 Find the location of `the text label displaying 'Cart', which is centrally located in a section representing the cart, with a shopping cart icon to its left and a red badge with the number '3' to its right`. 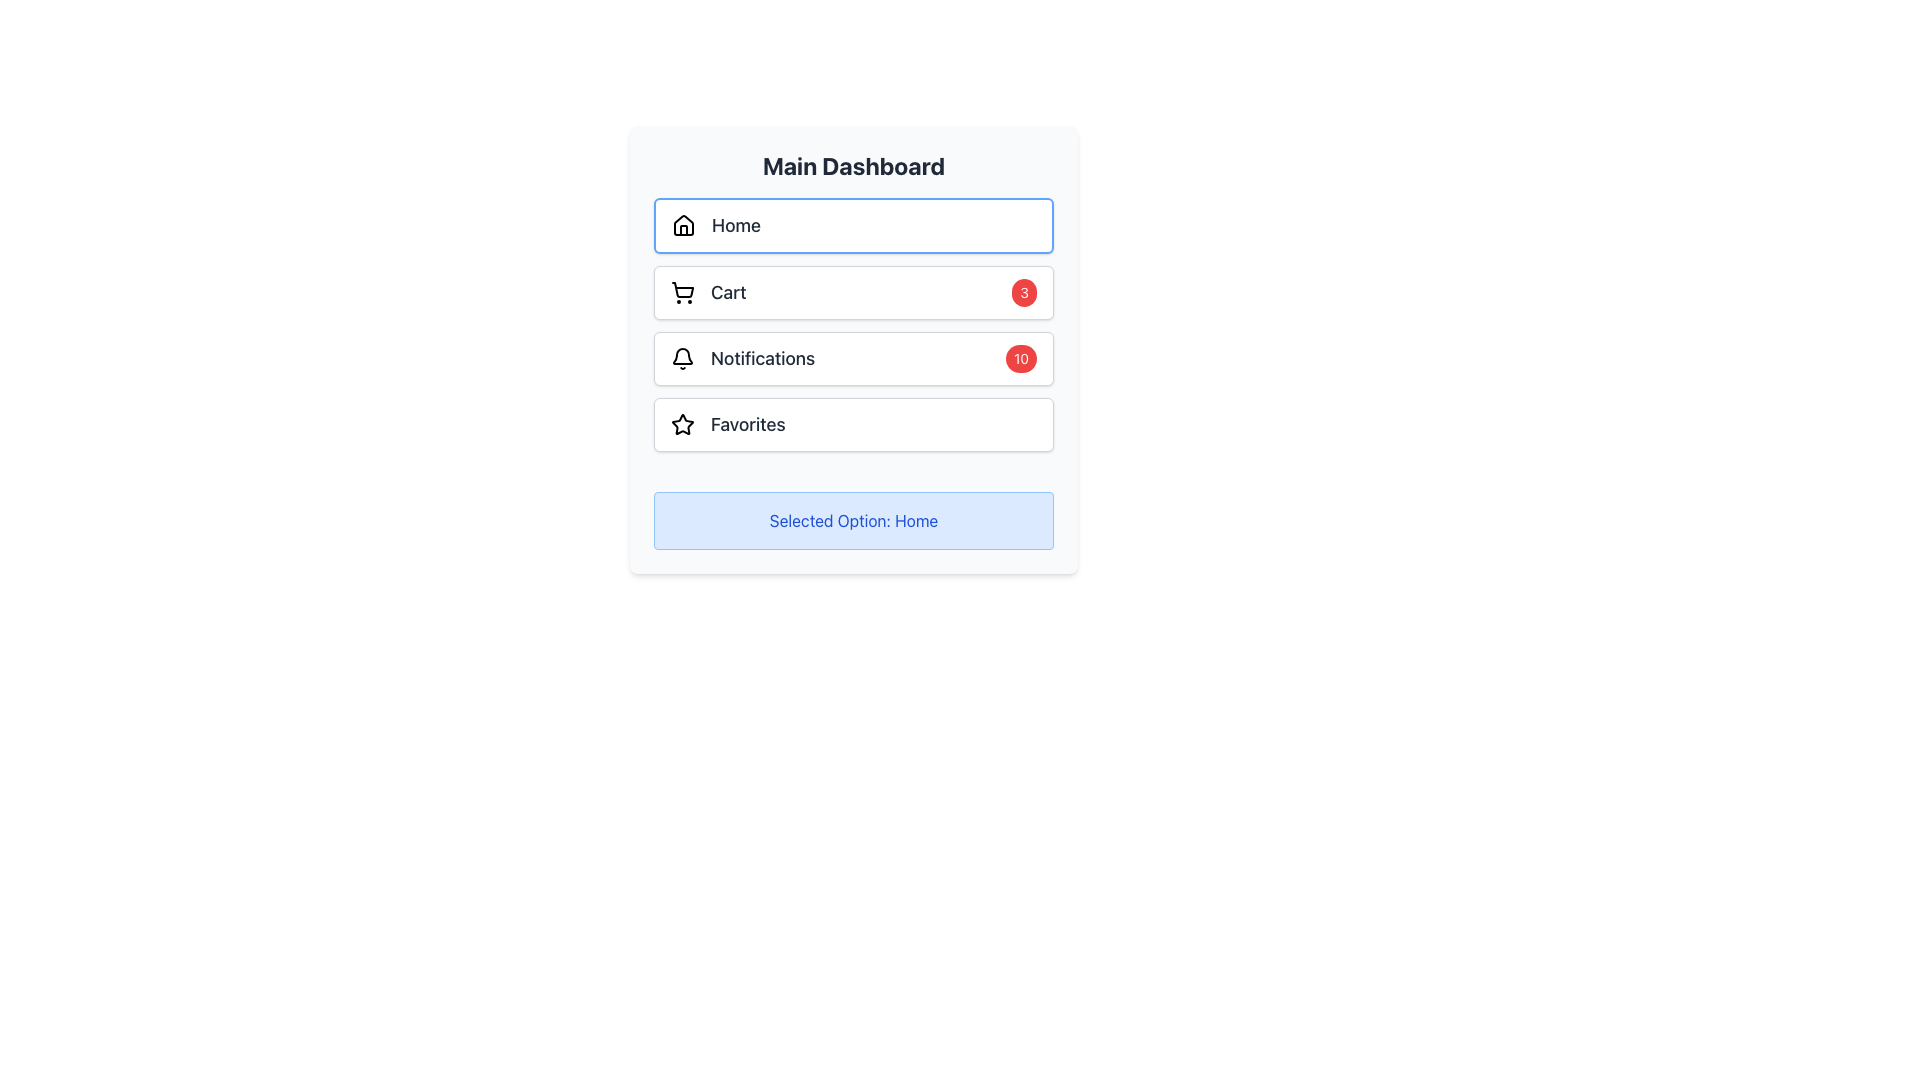

the text label displaying 'Cart', which is centrally located in a section representing the cart, with a shopping cart icon to its left and a red badge with the number '3' to its right is located at coordinates (853, 293).